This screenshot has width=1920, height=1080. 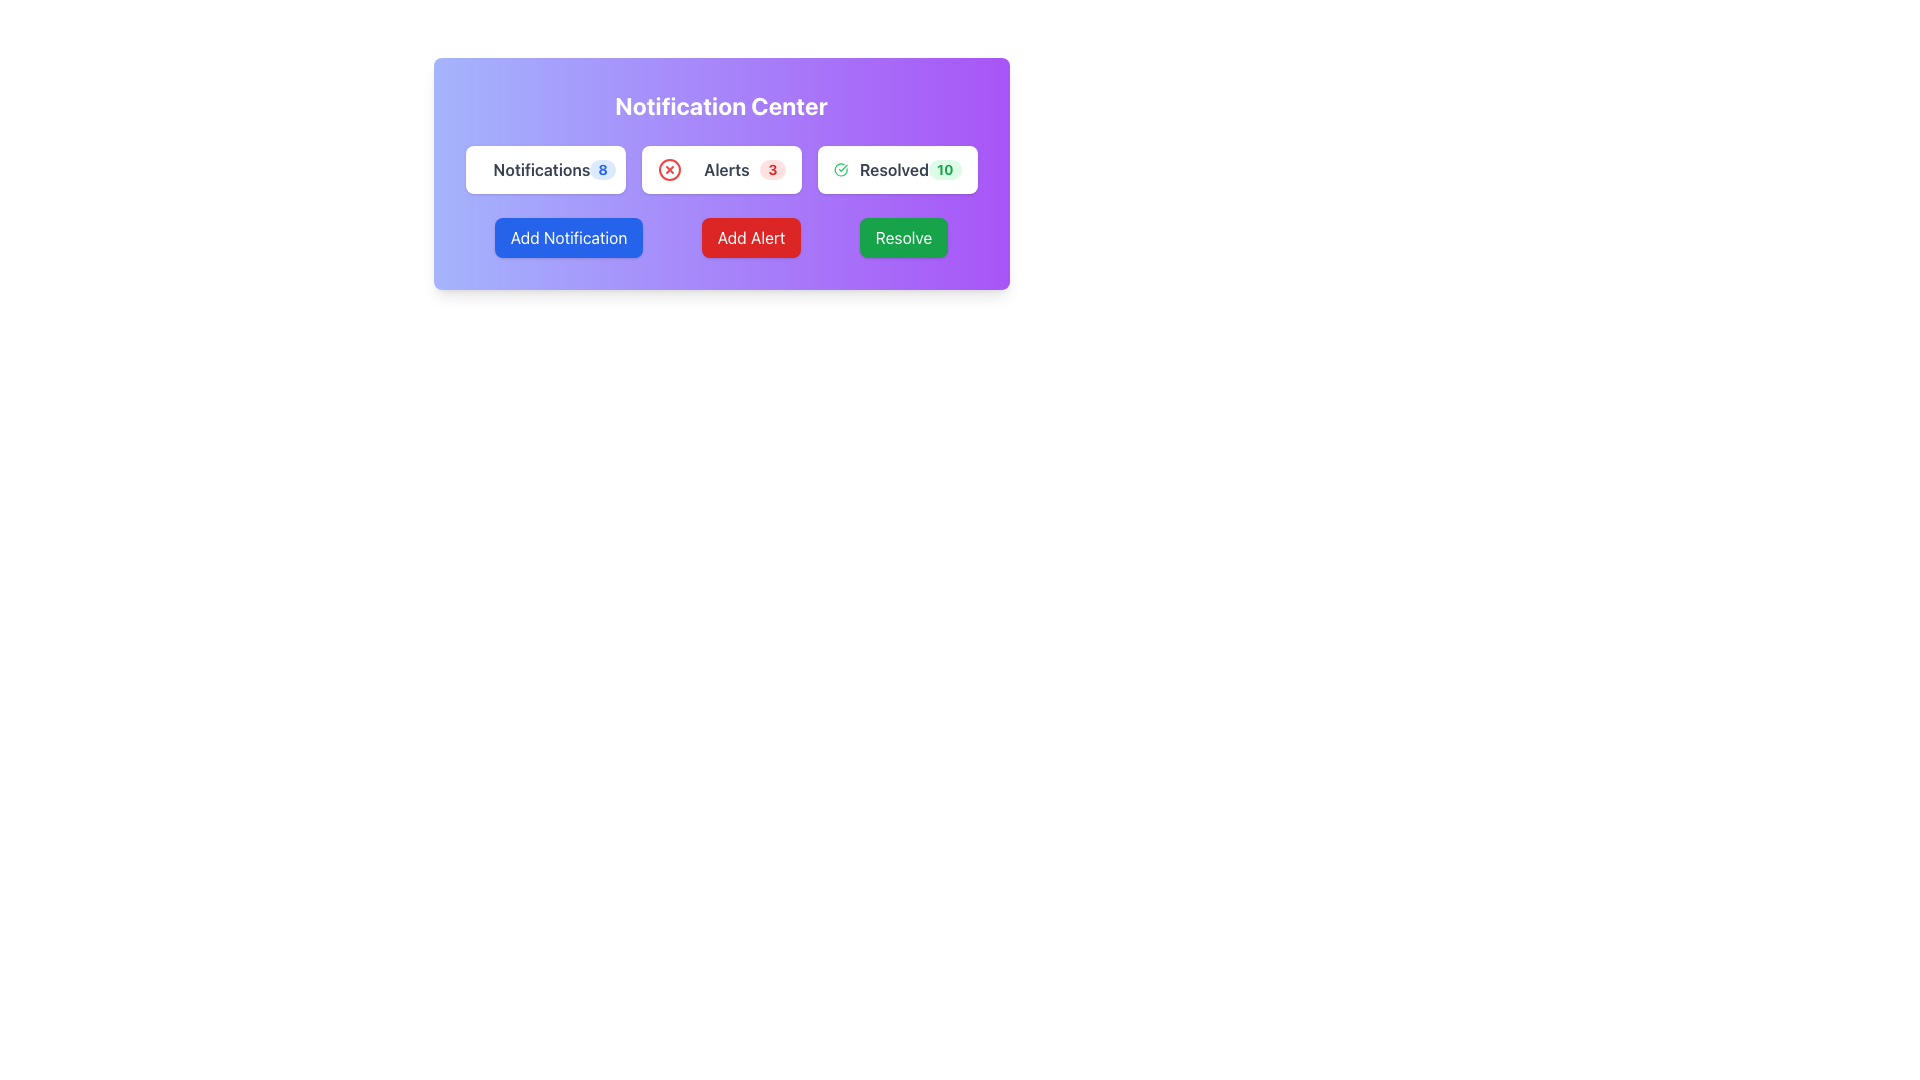 I want to click on the displayed count on the Notification Badge located in the 'Alerts' section, positioned to the right of the text 'Alerts', so click(x=771, y=168).